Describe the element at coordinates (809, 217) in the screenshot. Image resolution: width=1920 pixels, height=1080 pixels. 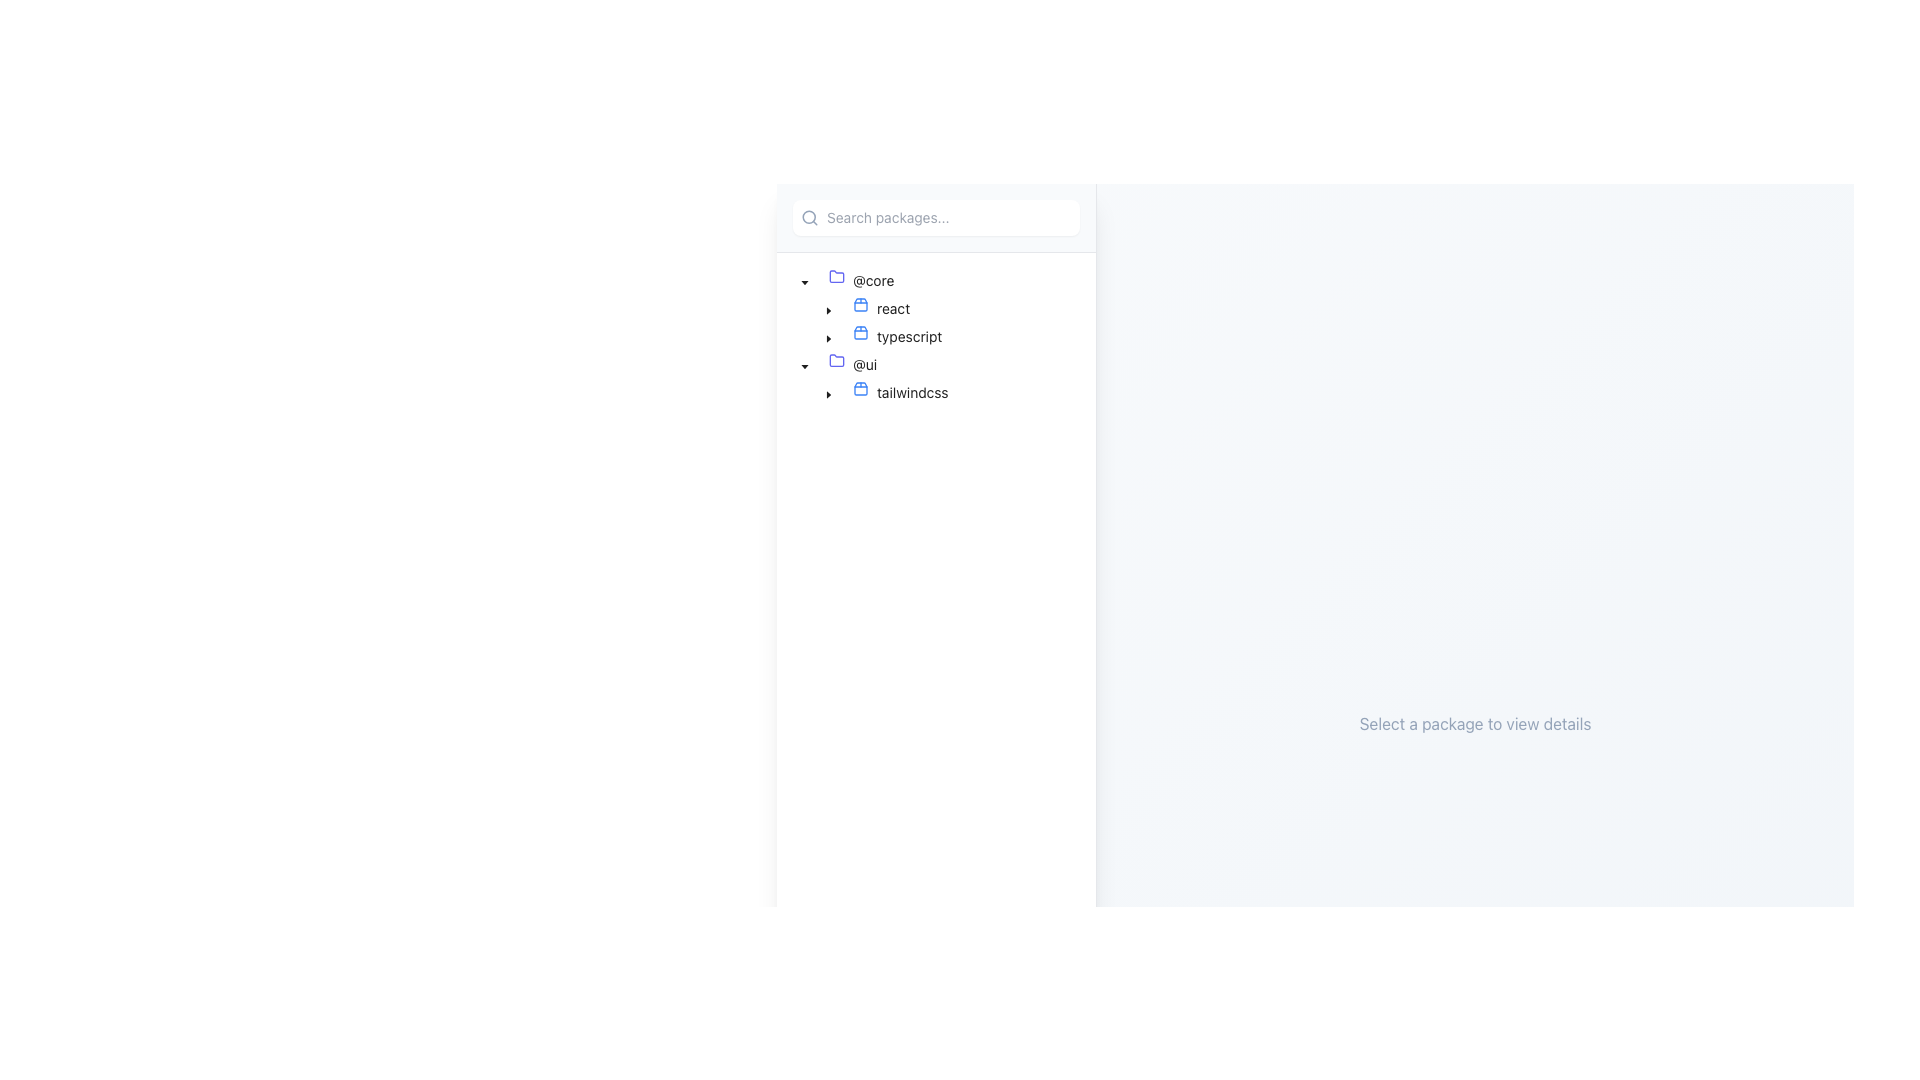
I see `the interactive zone surrounding the SVG circle element representing the magnifying glass lens, which is styled with a stroke and no fill` at that location.